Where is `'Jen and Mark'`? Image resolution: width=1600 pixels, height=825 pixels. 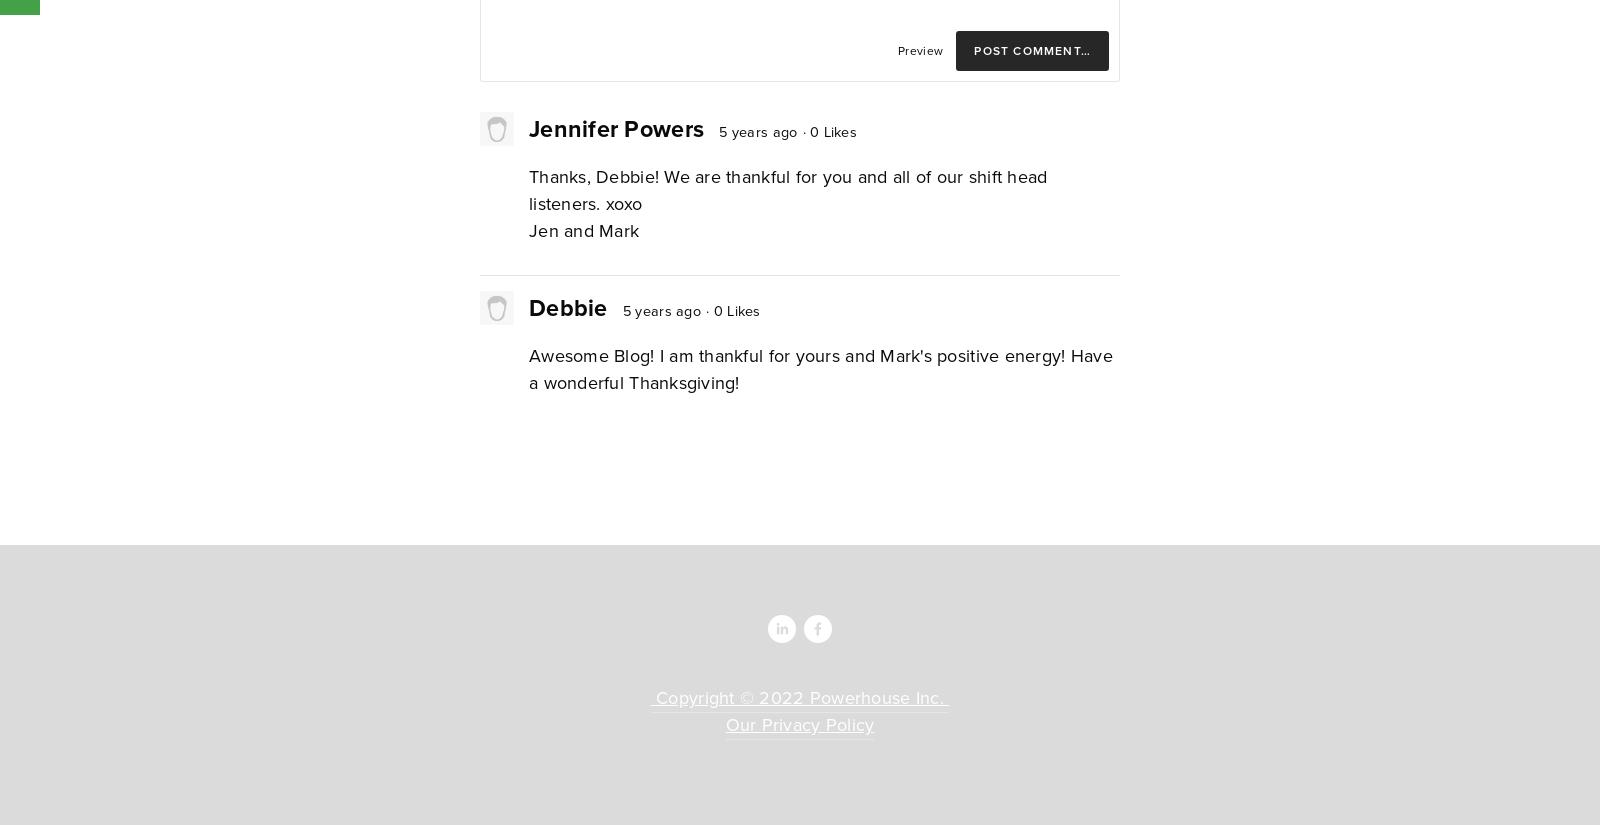 'Jen and Mark' is located at coordinates (583, 230).